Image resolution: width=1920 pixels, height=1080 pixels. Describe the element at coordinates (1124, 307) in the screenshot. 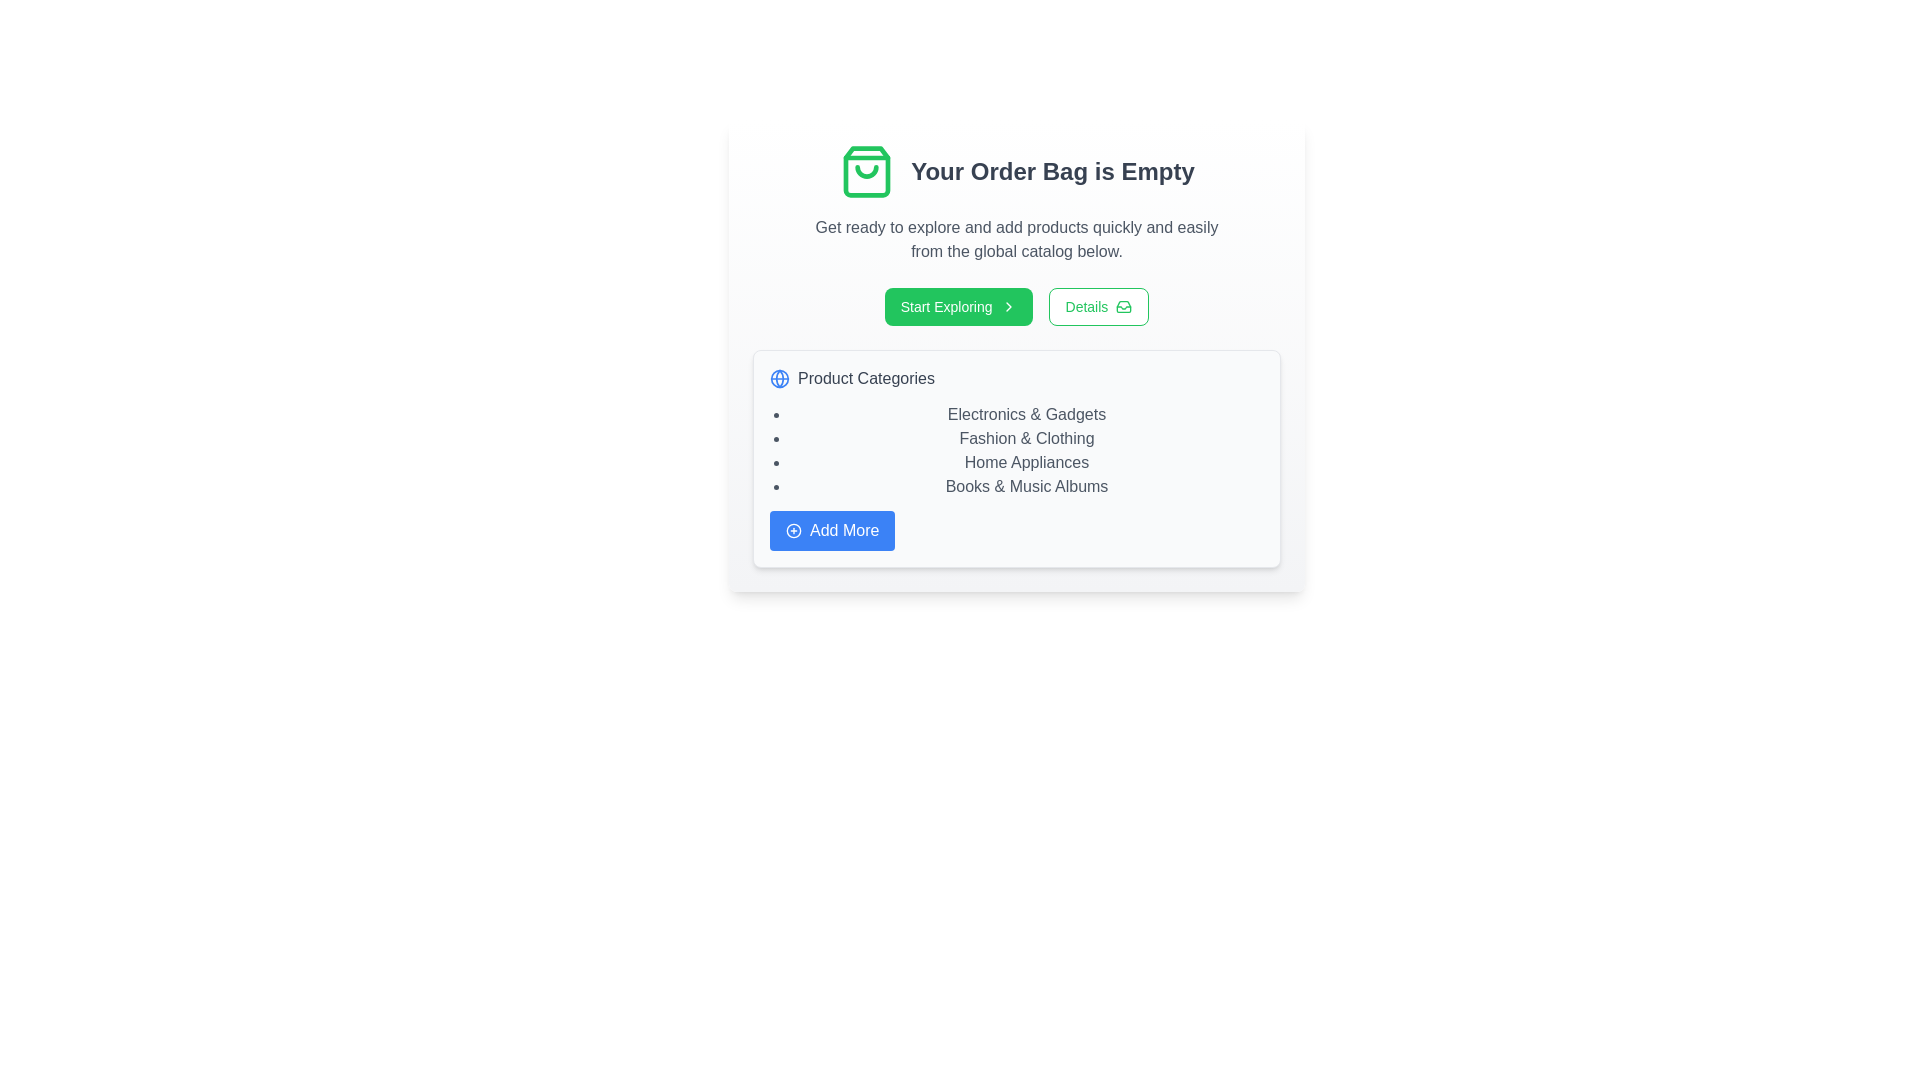

I see `the envelope icon located to the right of the 'Start Exploring' button, which visually represents the inbox and related actions` at that location.